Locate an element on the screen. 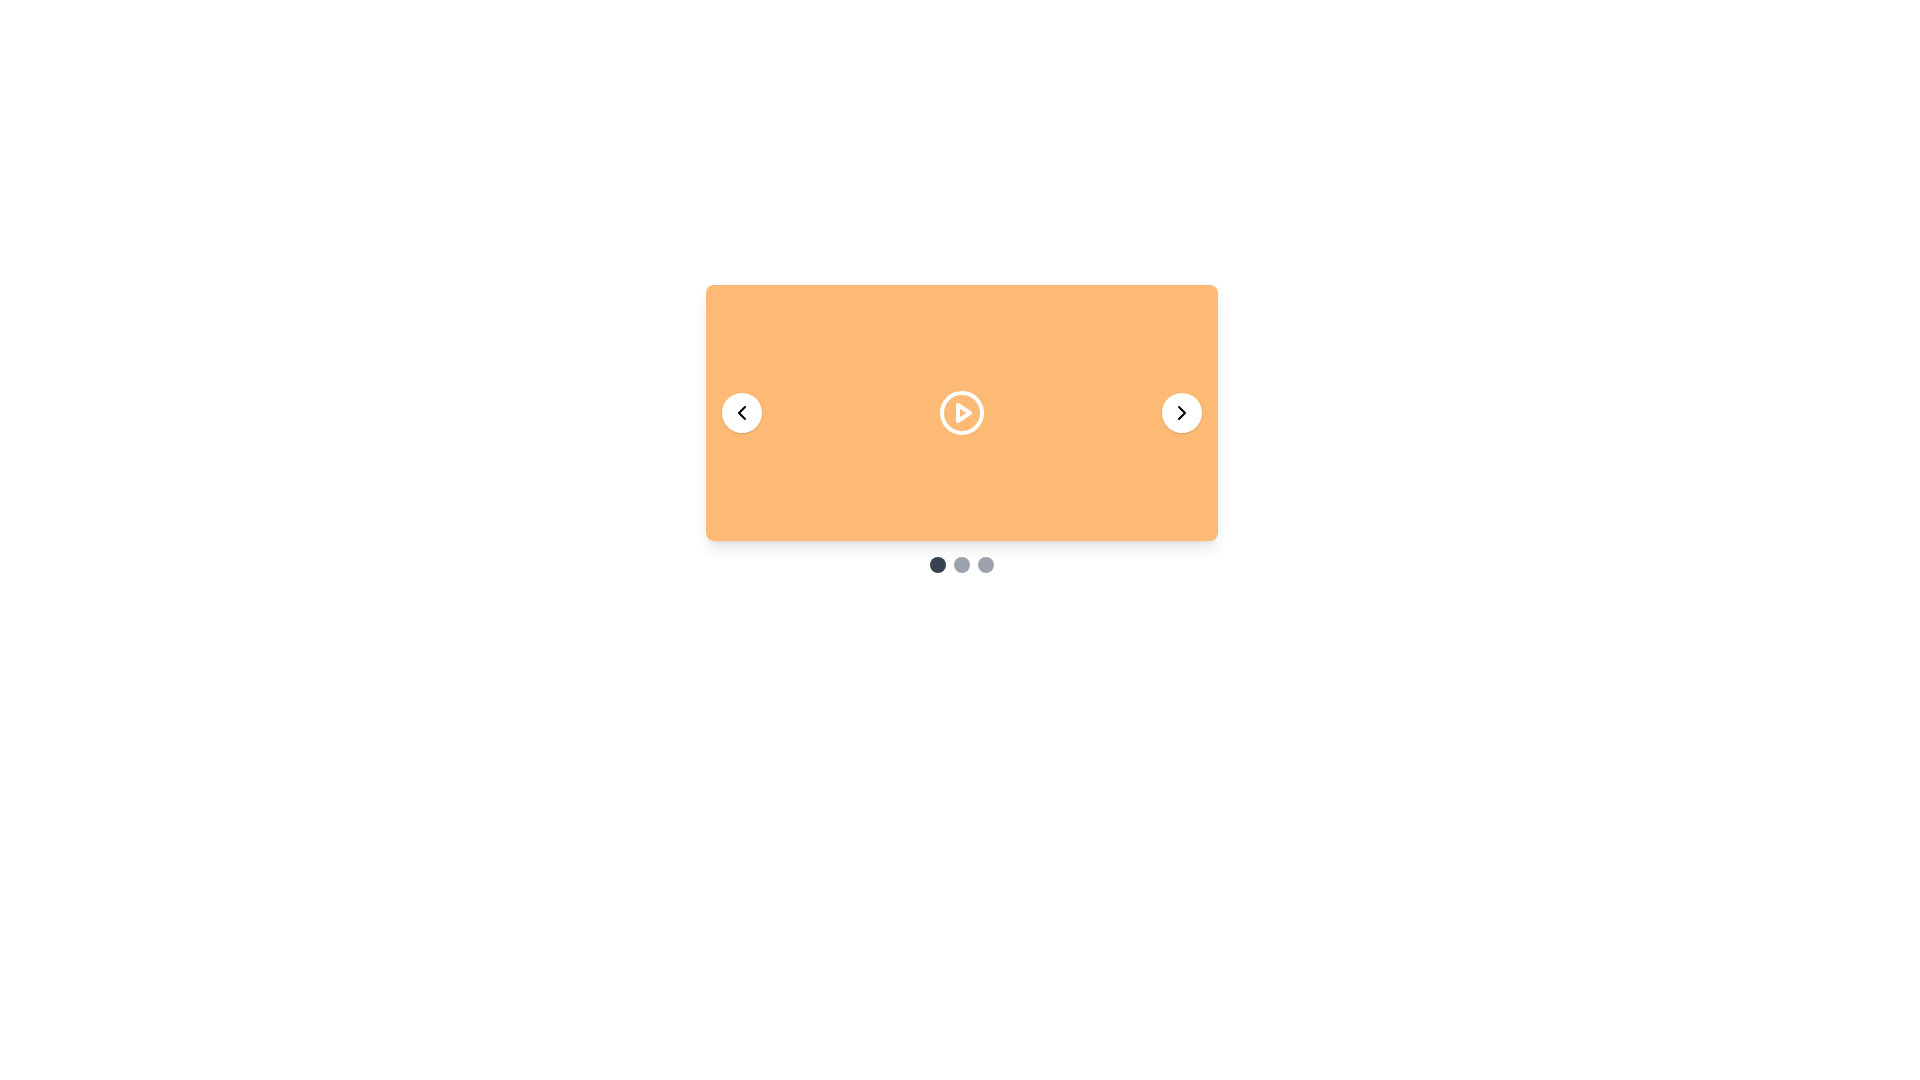 The height and width of the screenshot is (1080, 1920). the second radio button, which is a small circular button with a gray background, located in the middle of three similar buttons arranged horizontally is located at coordinates (961, 564).